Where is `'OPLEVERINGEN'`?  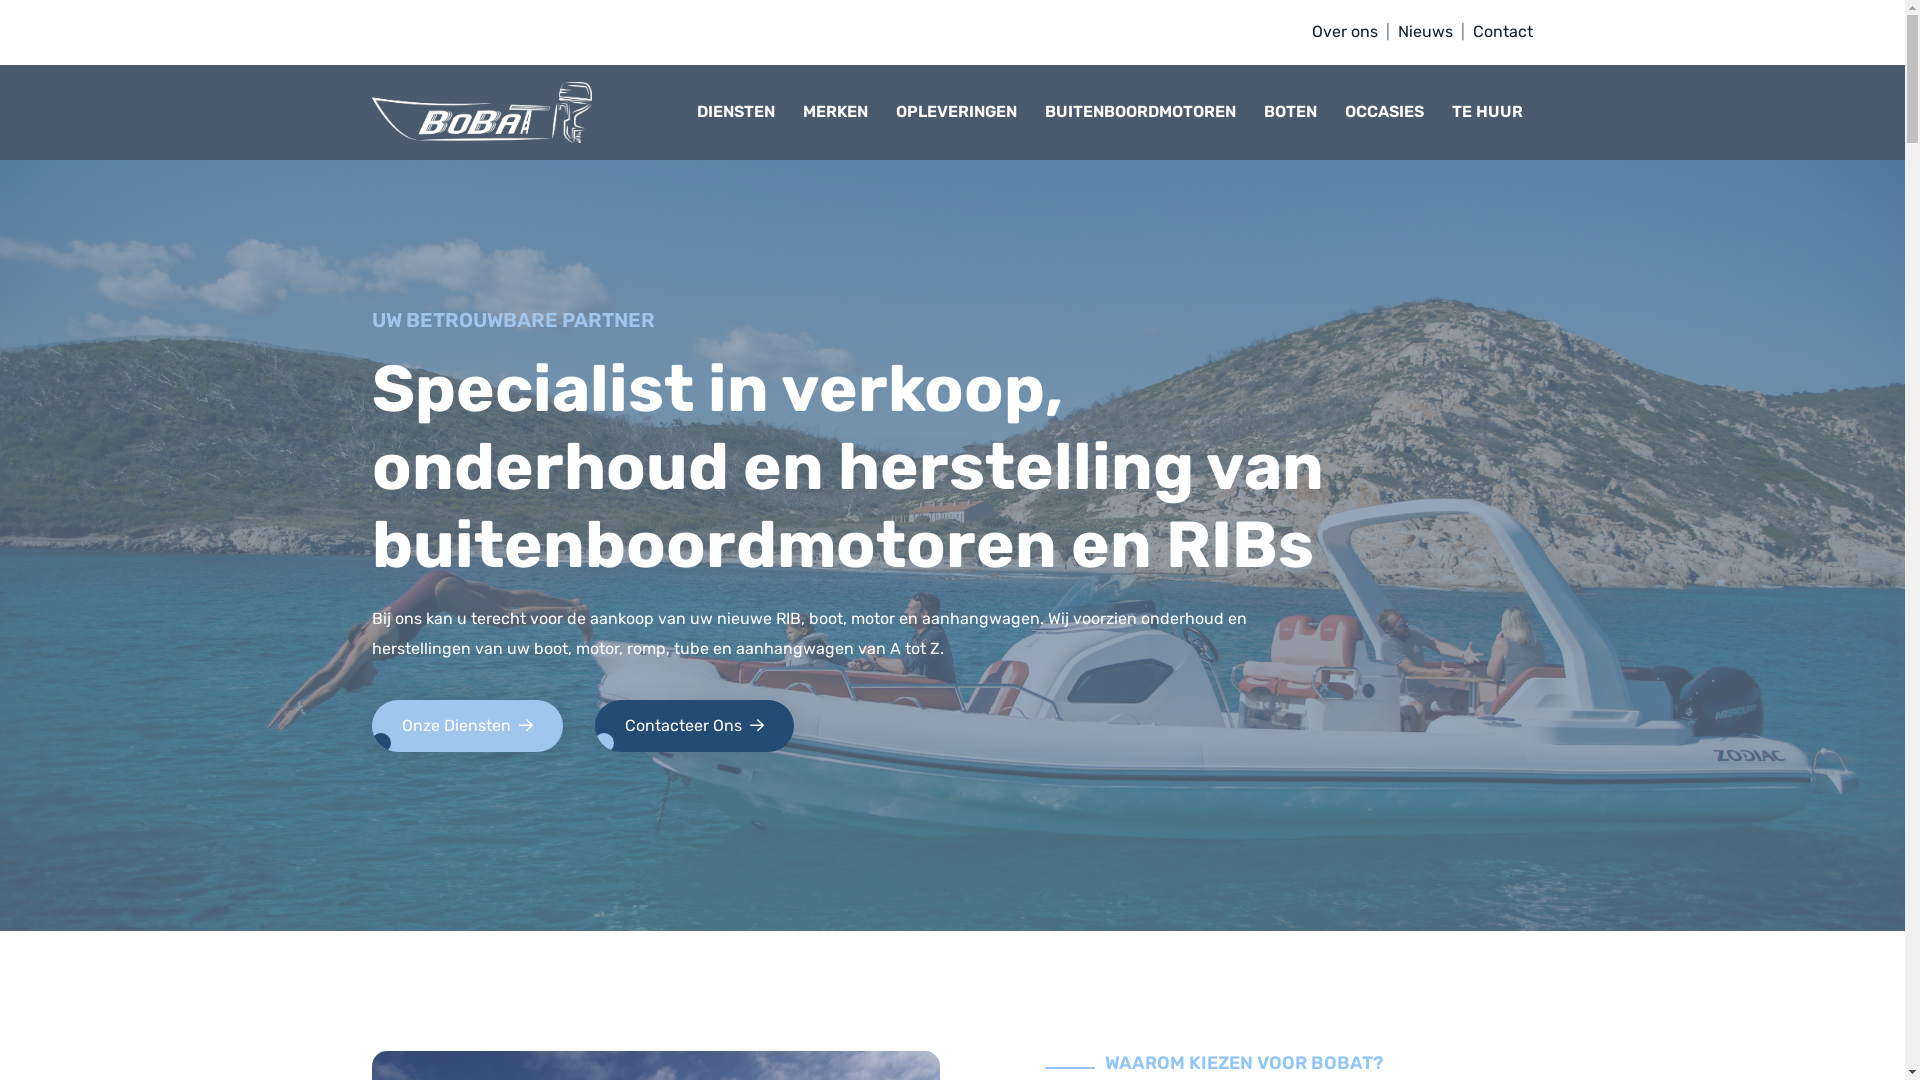
'OPLEVERINGEN' is located at coordinates (961, 112).